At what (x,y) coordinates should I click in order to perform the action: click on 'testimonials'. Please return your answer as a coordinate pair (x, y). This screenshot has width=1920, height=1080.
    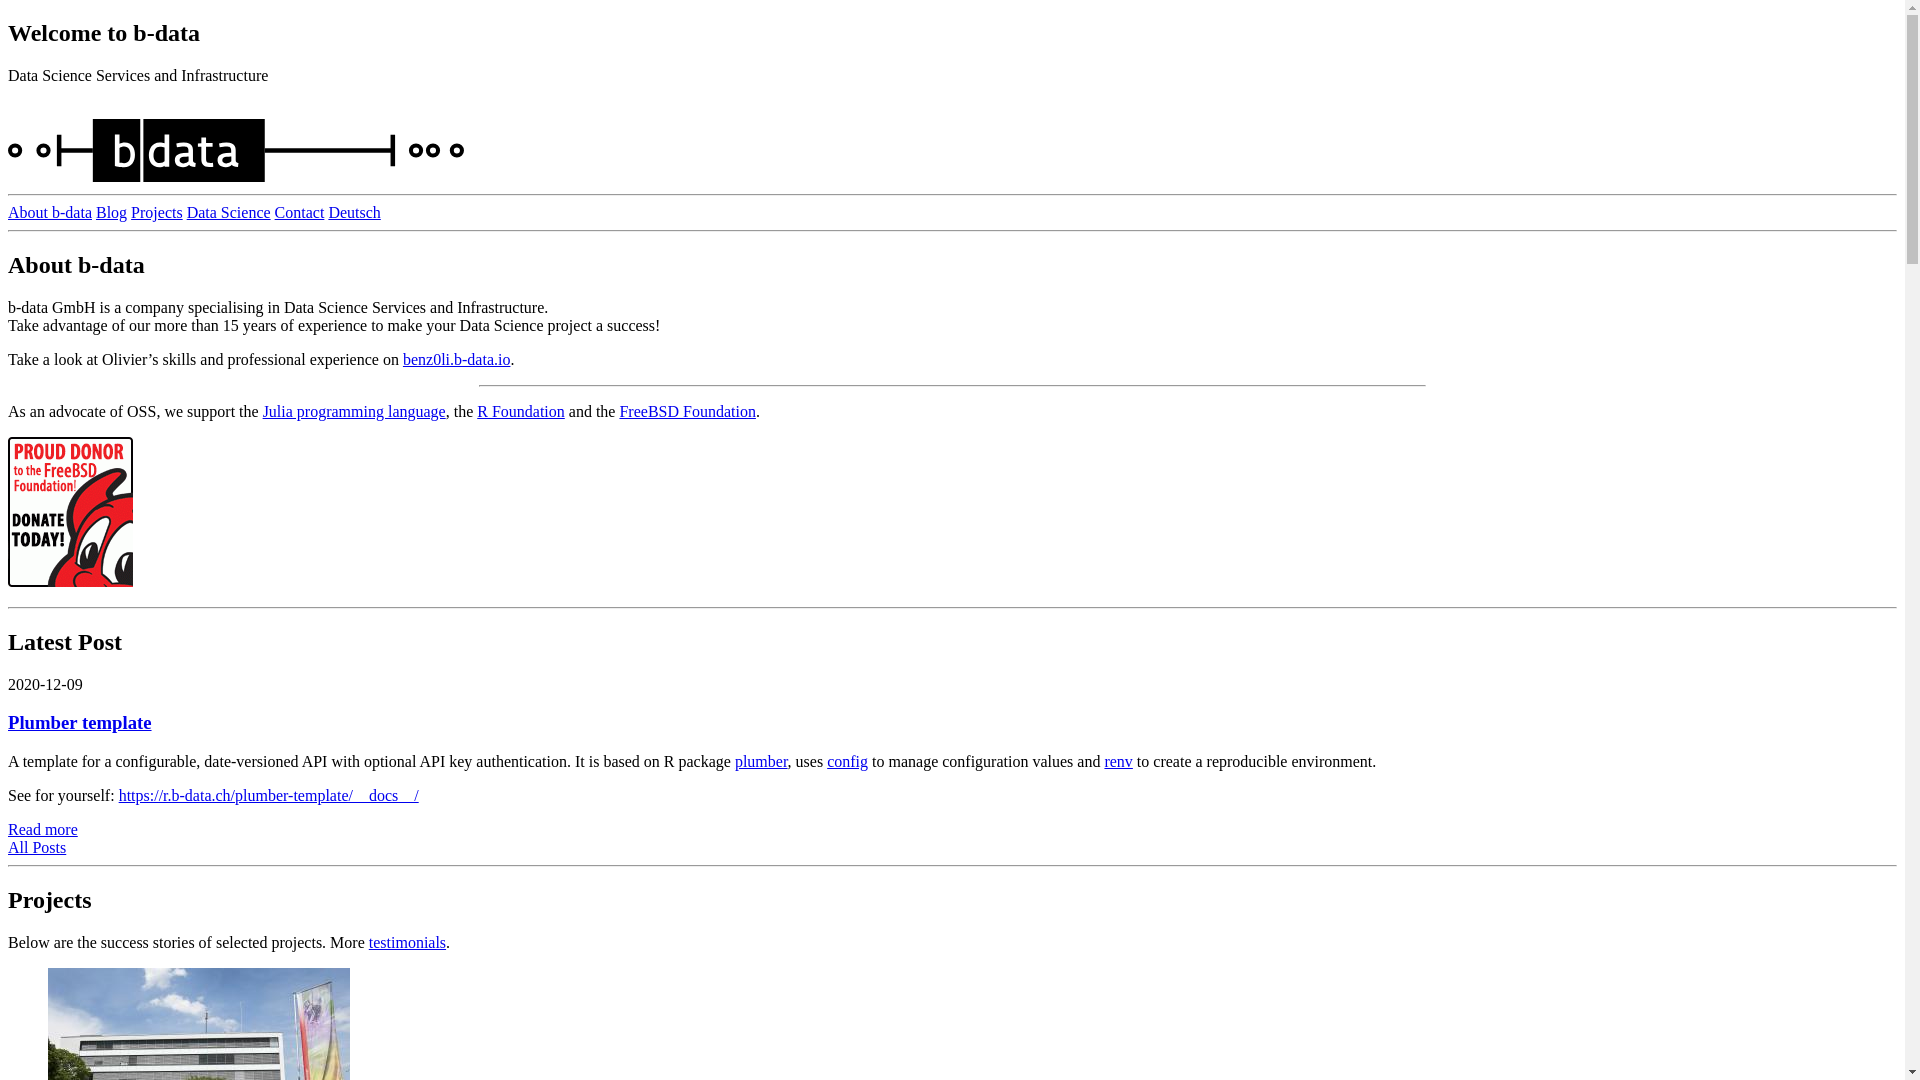
    Looking at the image, I should click on (406, 942).